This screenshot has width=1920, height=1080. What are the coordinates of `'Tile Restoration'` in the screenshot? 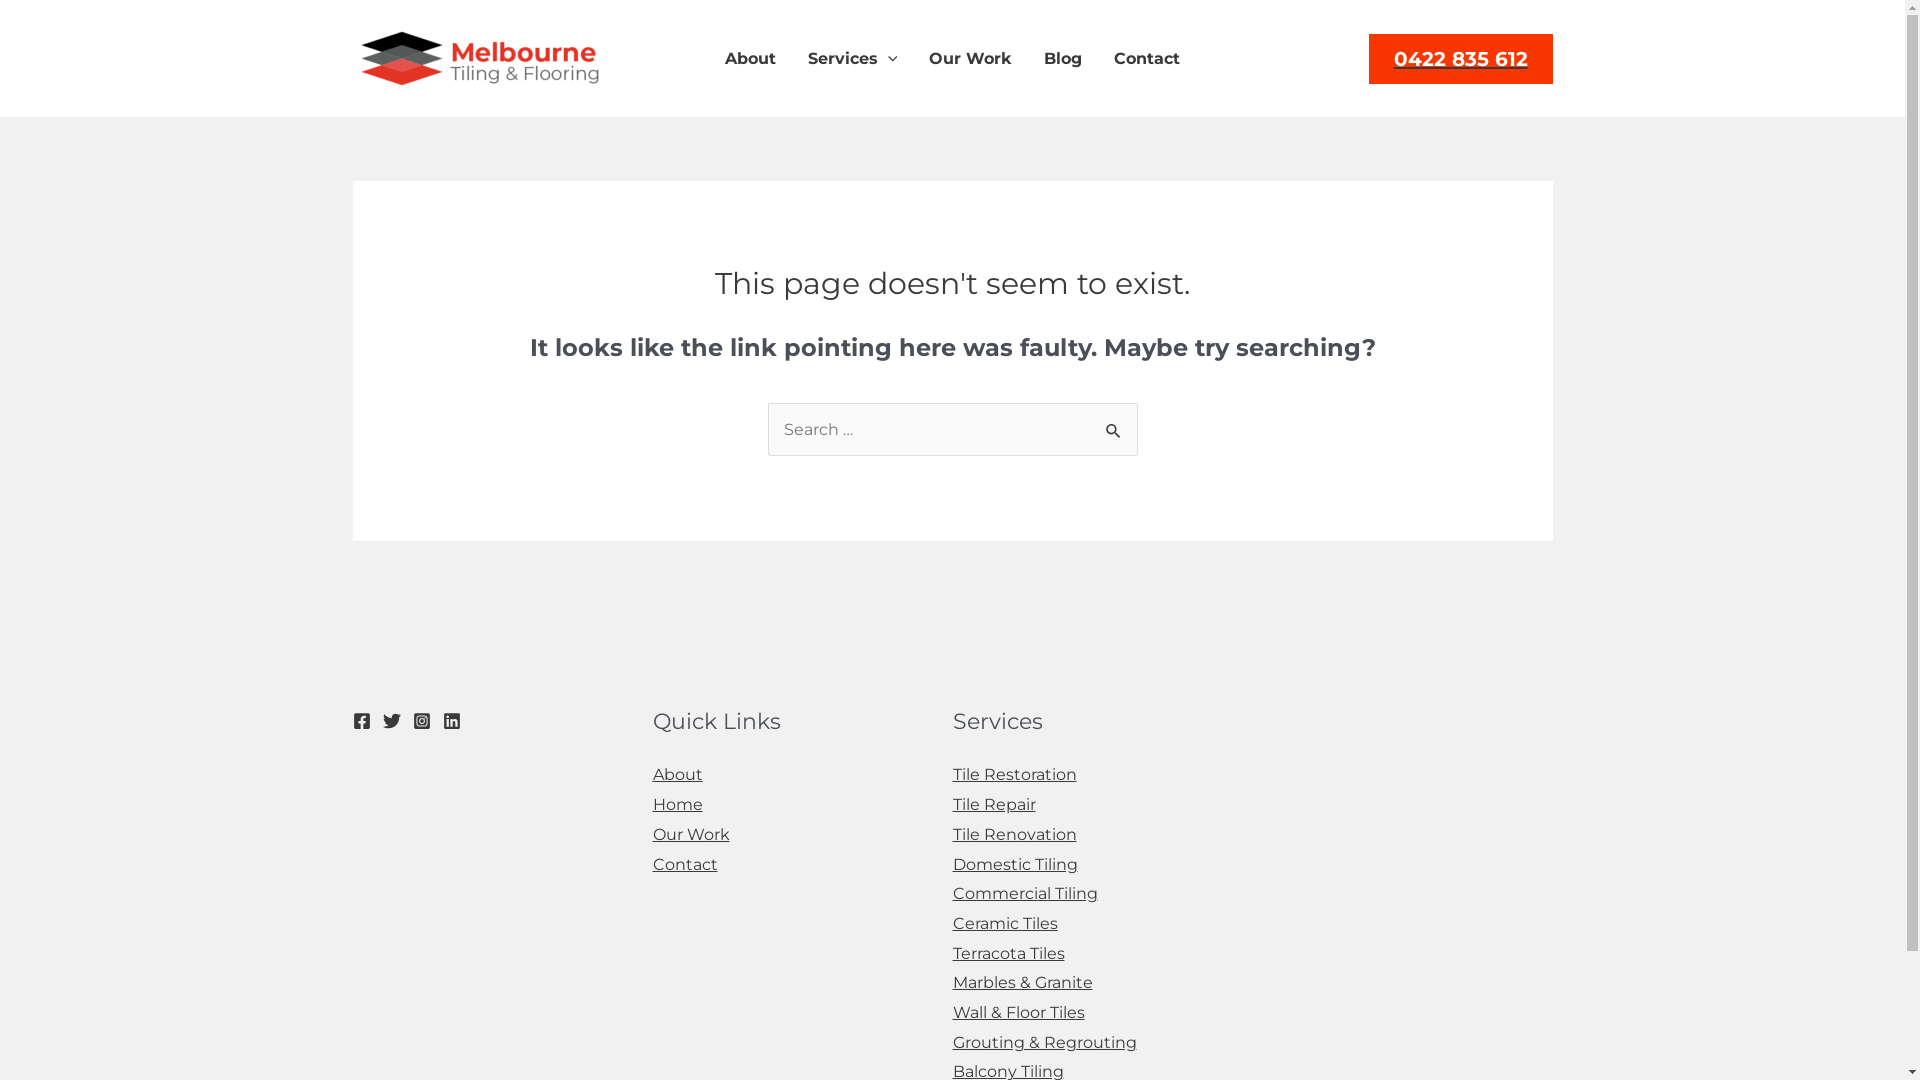 It's located at (950, 773).